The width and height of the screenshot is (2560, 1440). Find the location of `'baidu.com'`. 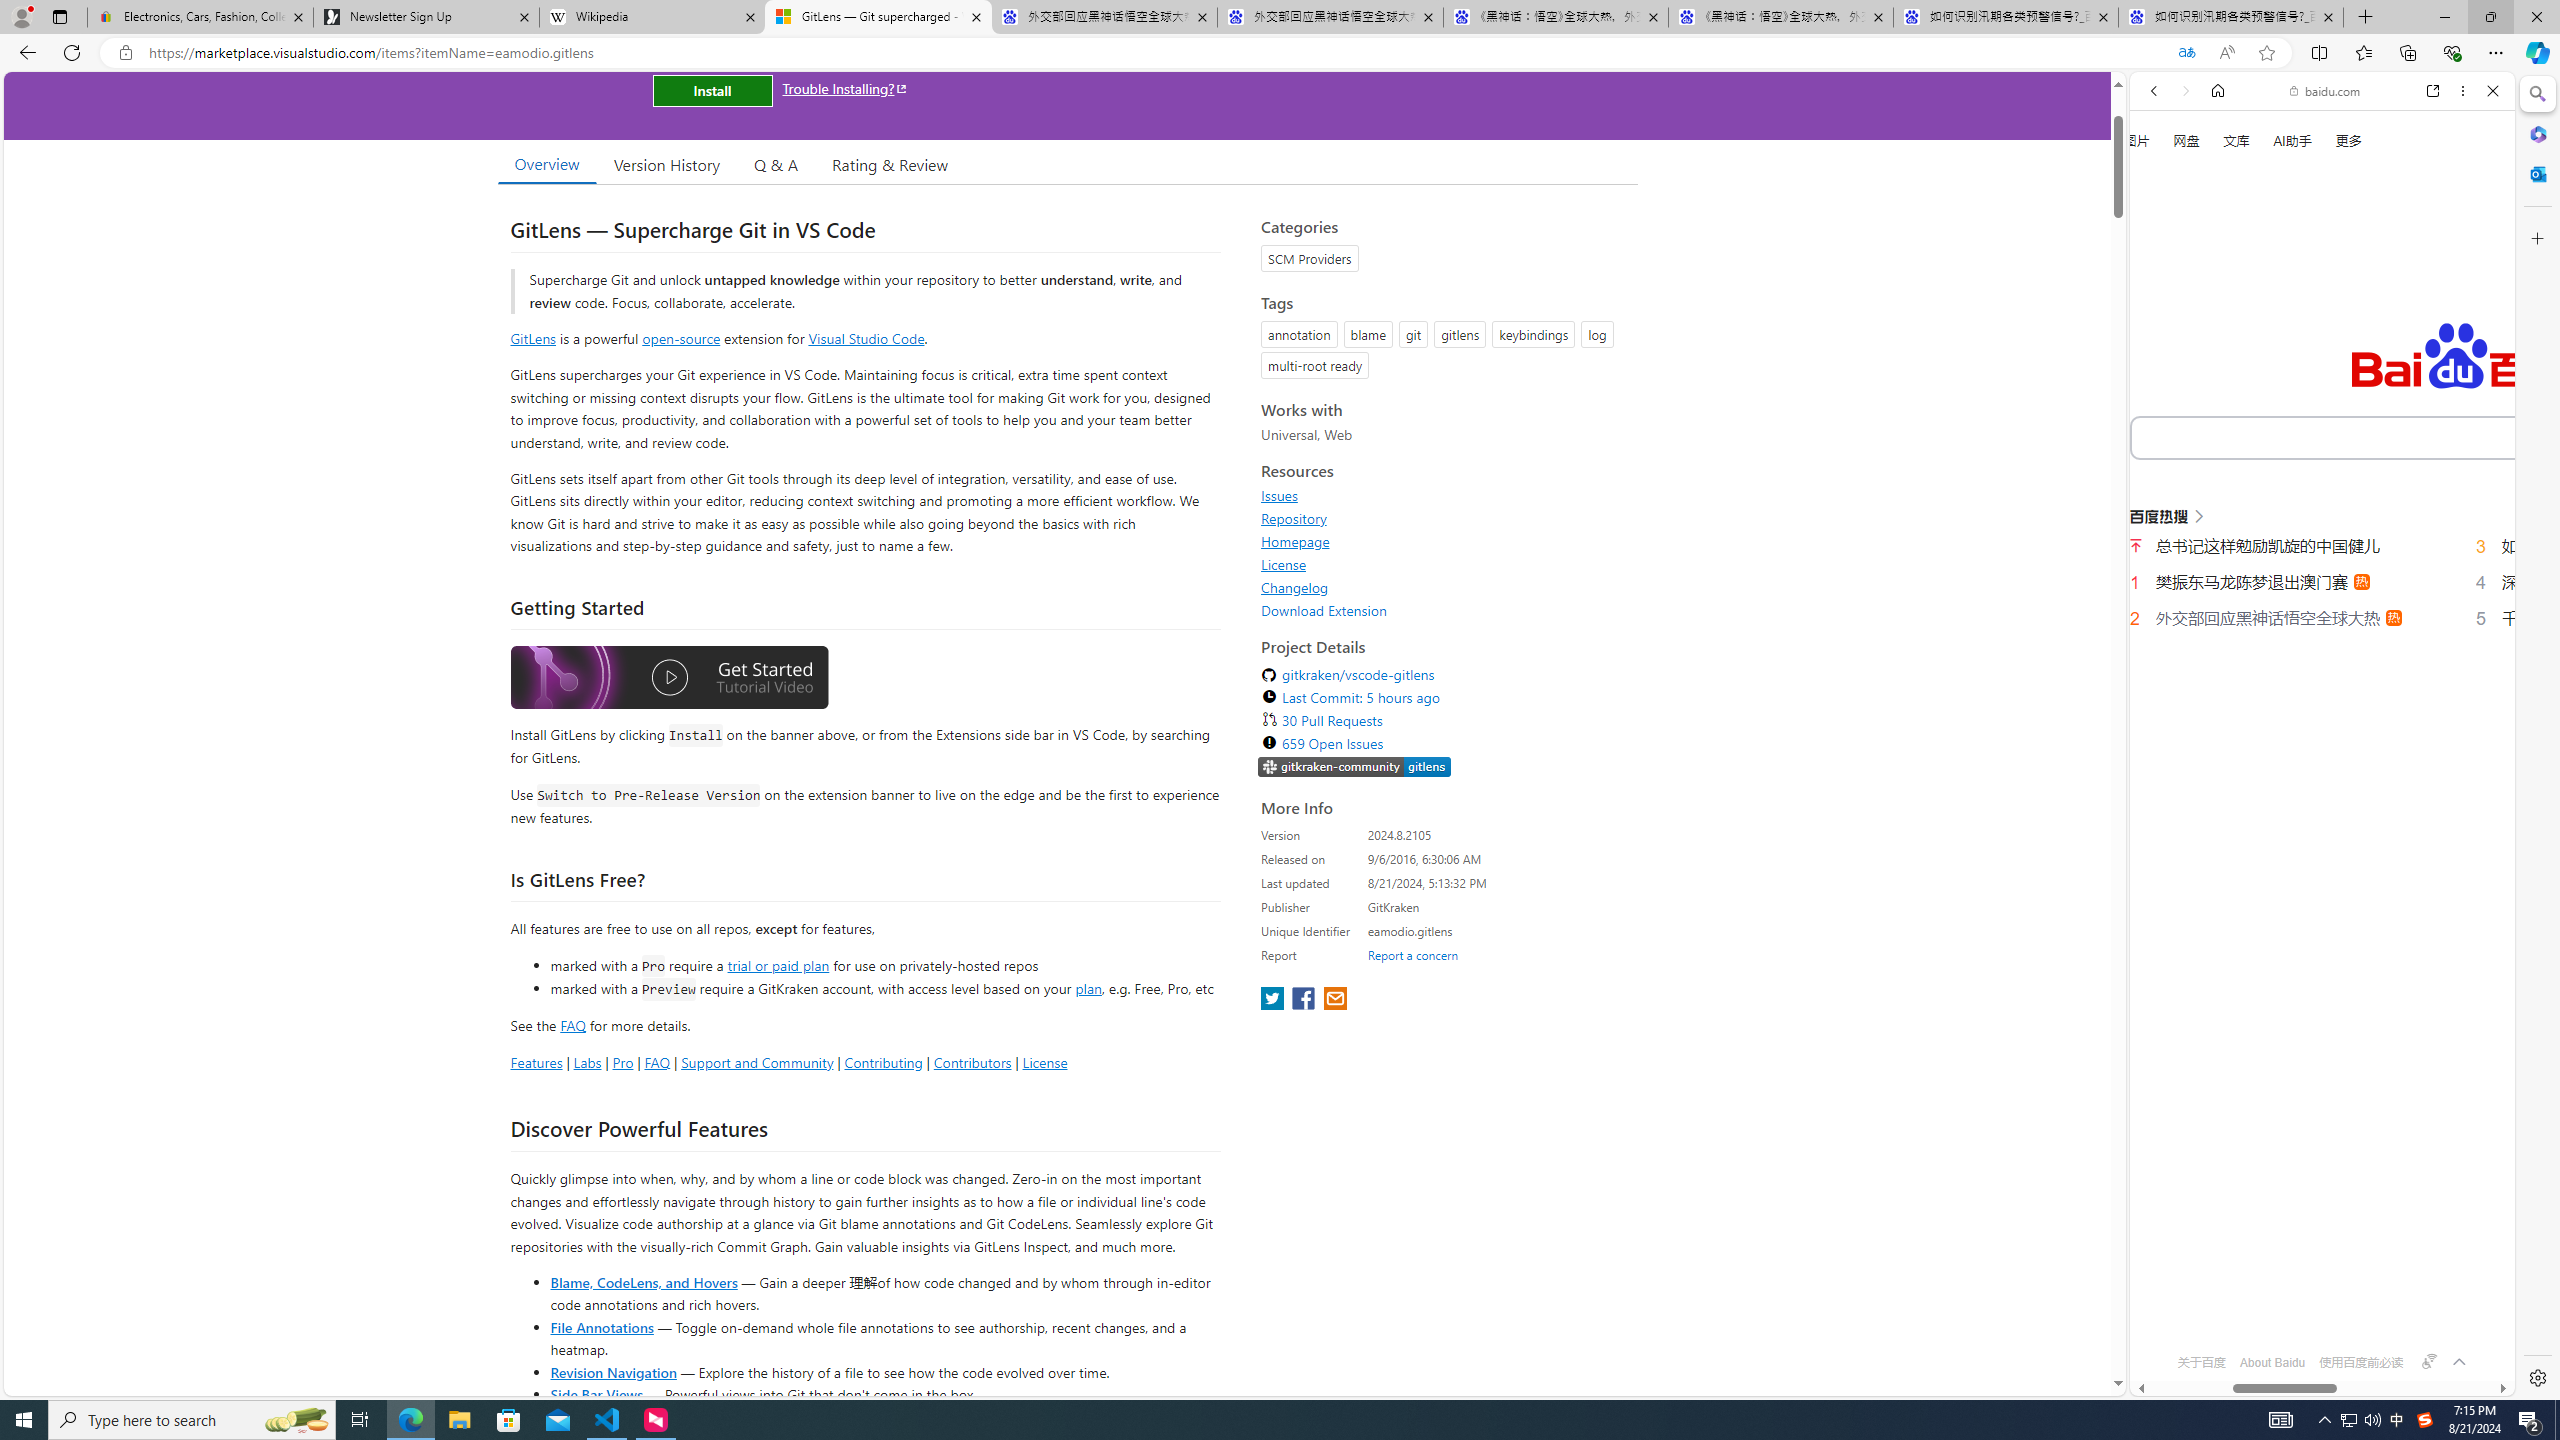

'baidu.com' is located at coordinates (2327, 91).